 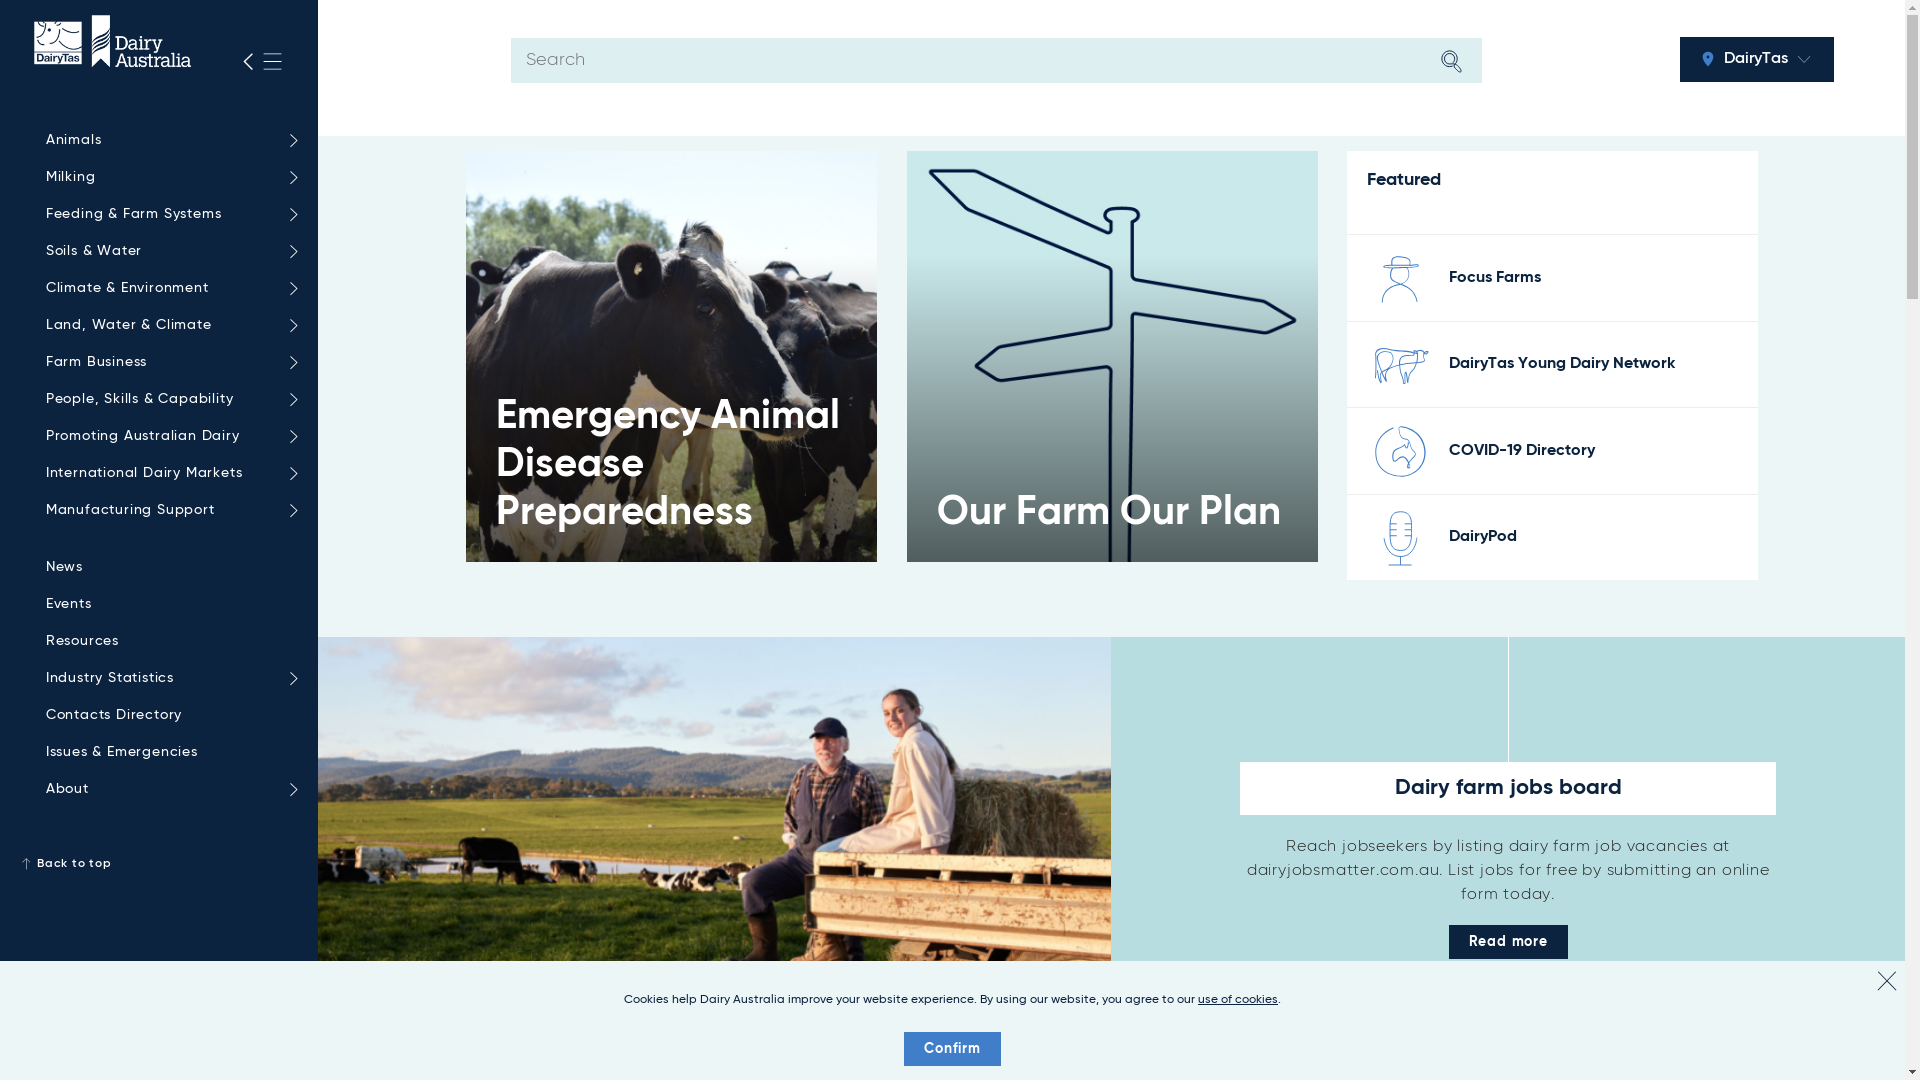 I want to click on 'use of cookies', so click(x=1237, y=999).